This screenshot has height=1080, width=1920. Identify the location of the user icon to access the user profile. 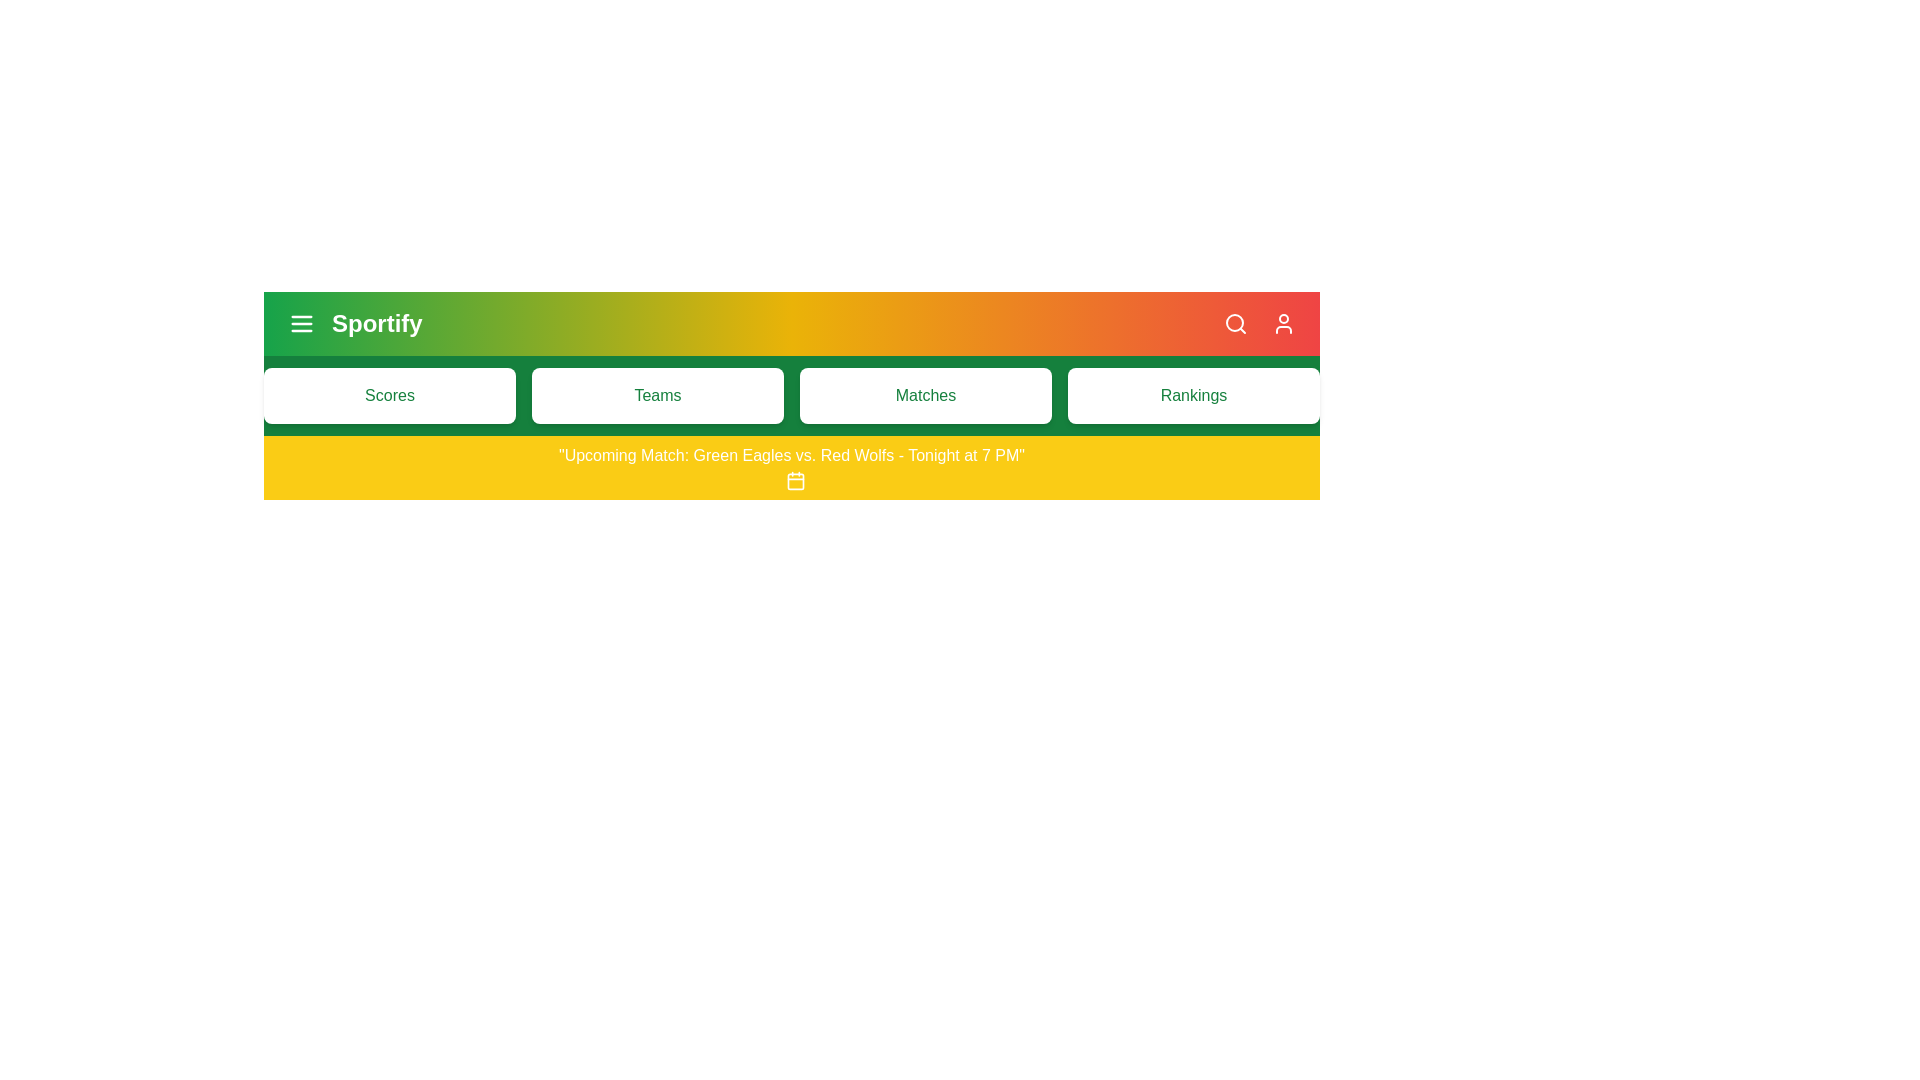
(1283, 323).